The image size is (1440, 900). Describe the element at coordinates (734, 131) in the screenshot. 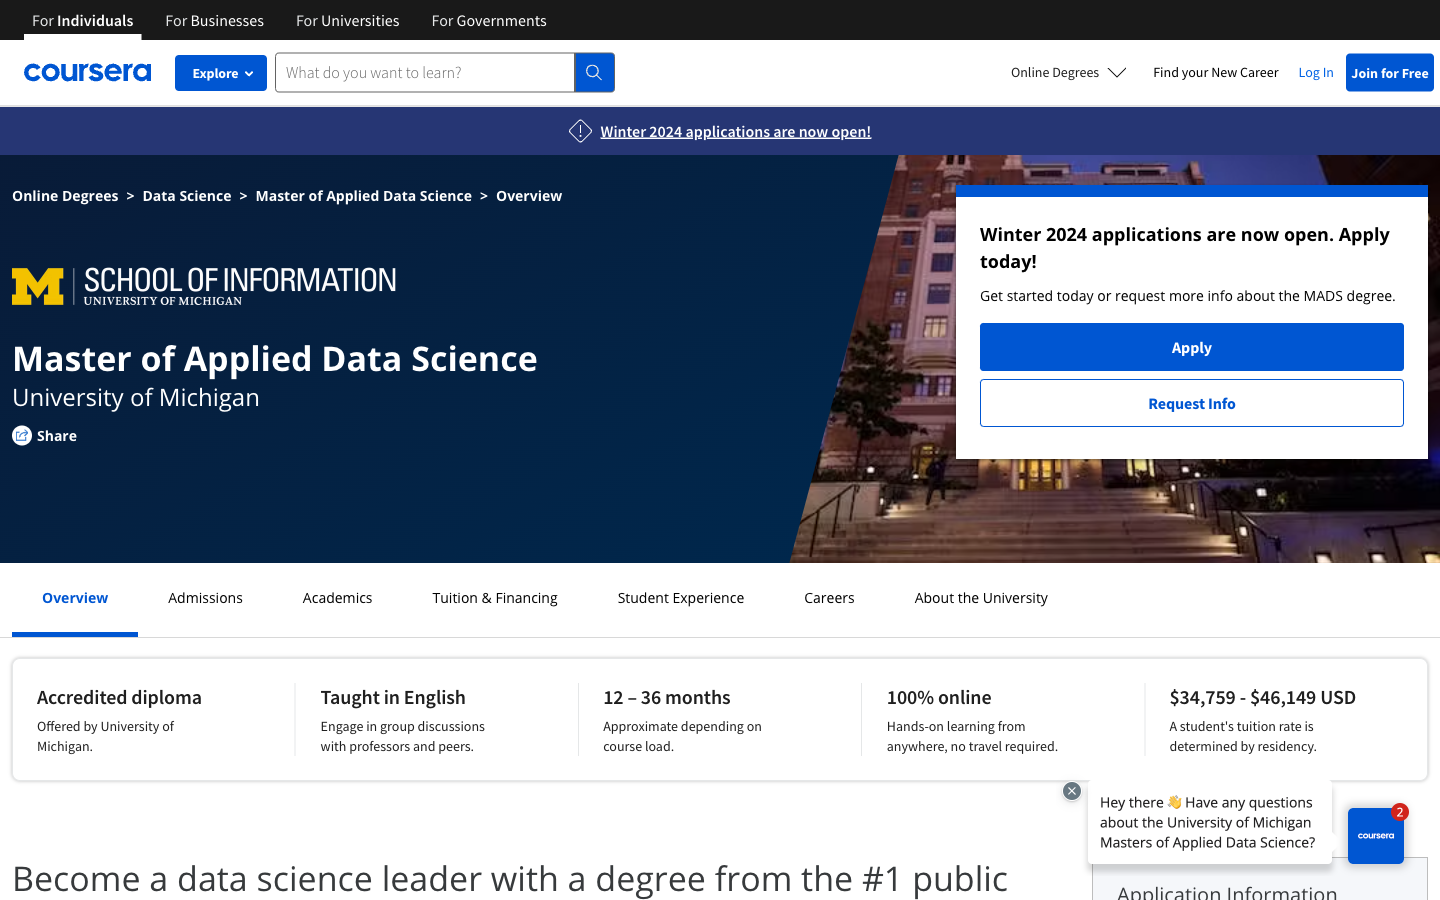

I see `Applications page for Winter 2024` at that location.